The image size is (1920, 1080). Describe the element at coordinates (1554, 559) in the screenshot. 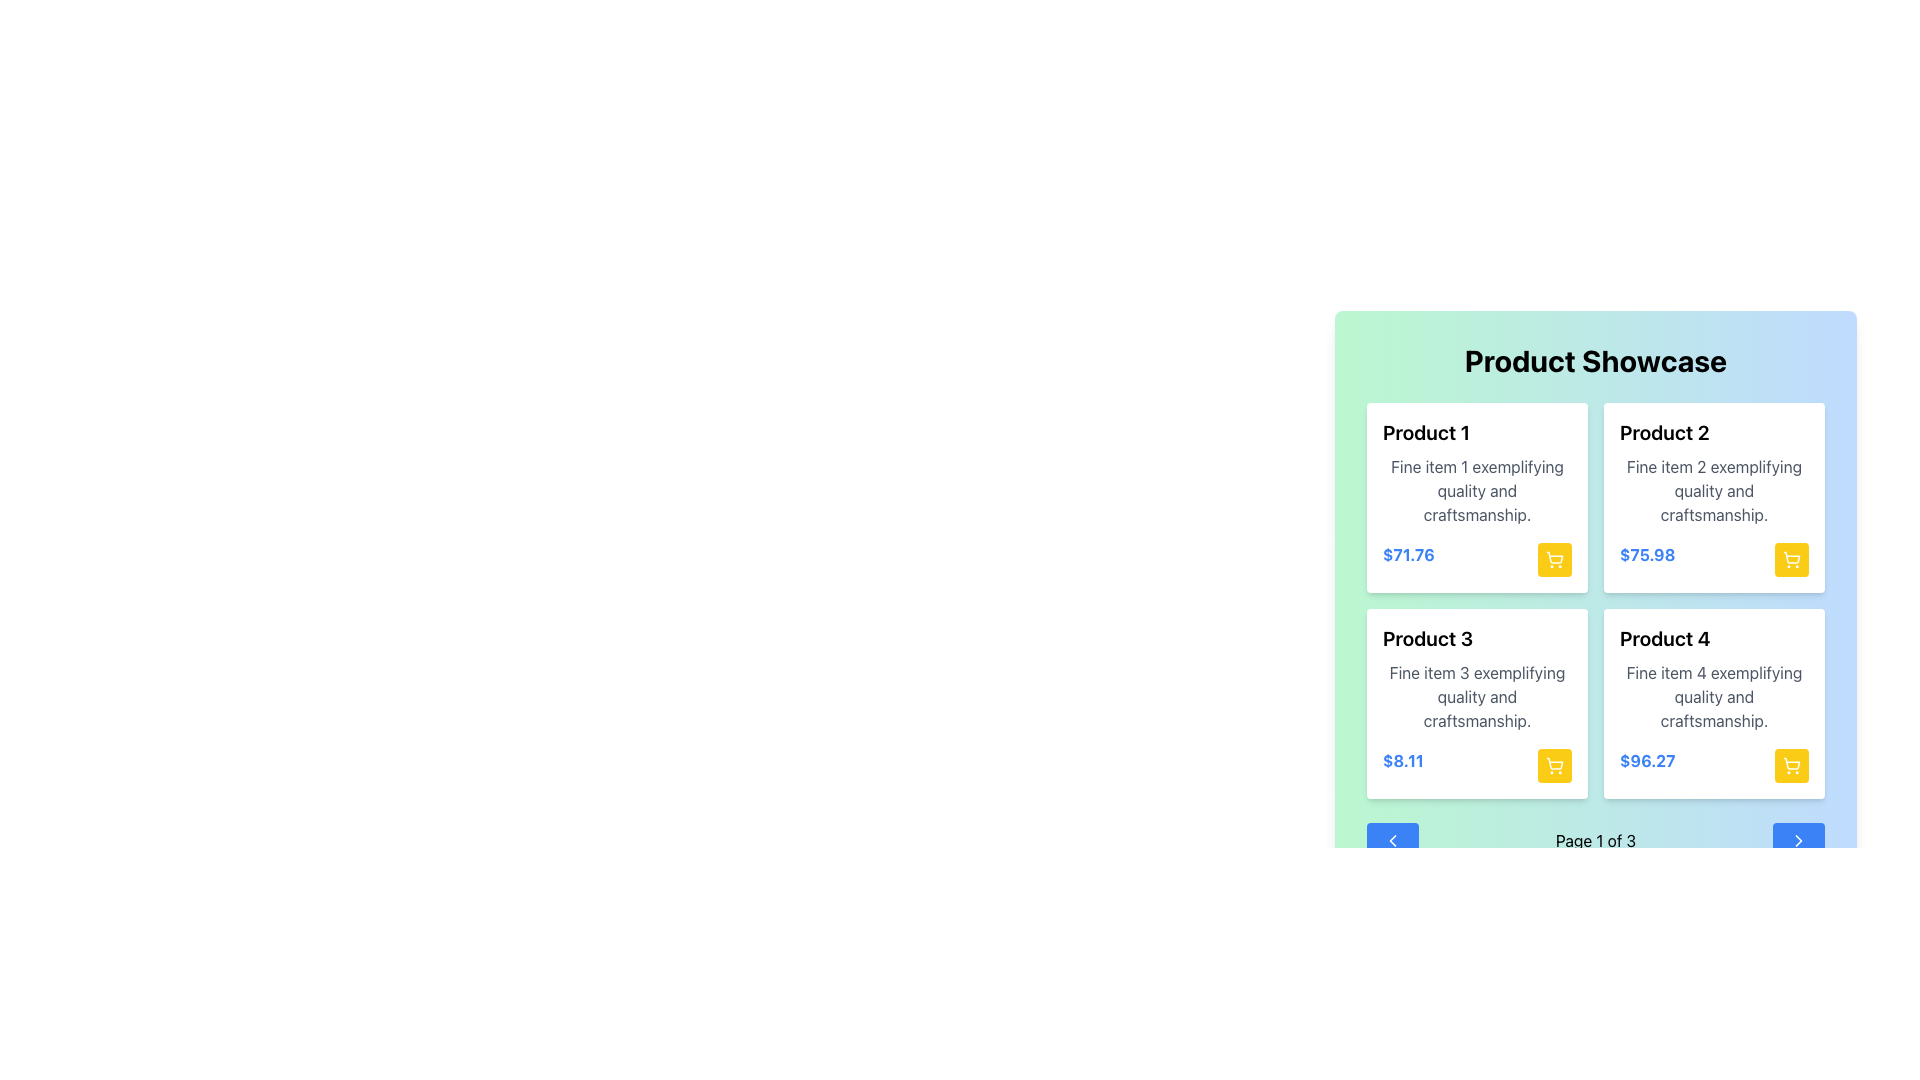

I see `the shopping cart icon, which is a minimalist yellow icon integrated within a button located to the right of the price '$71.76' in the product grid` at that location.